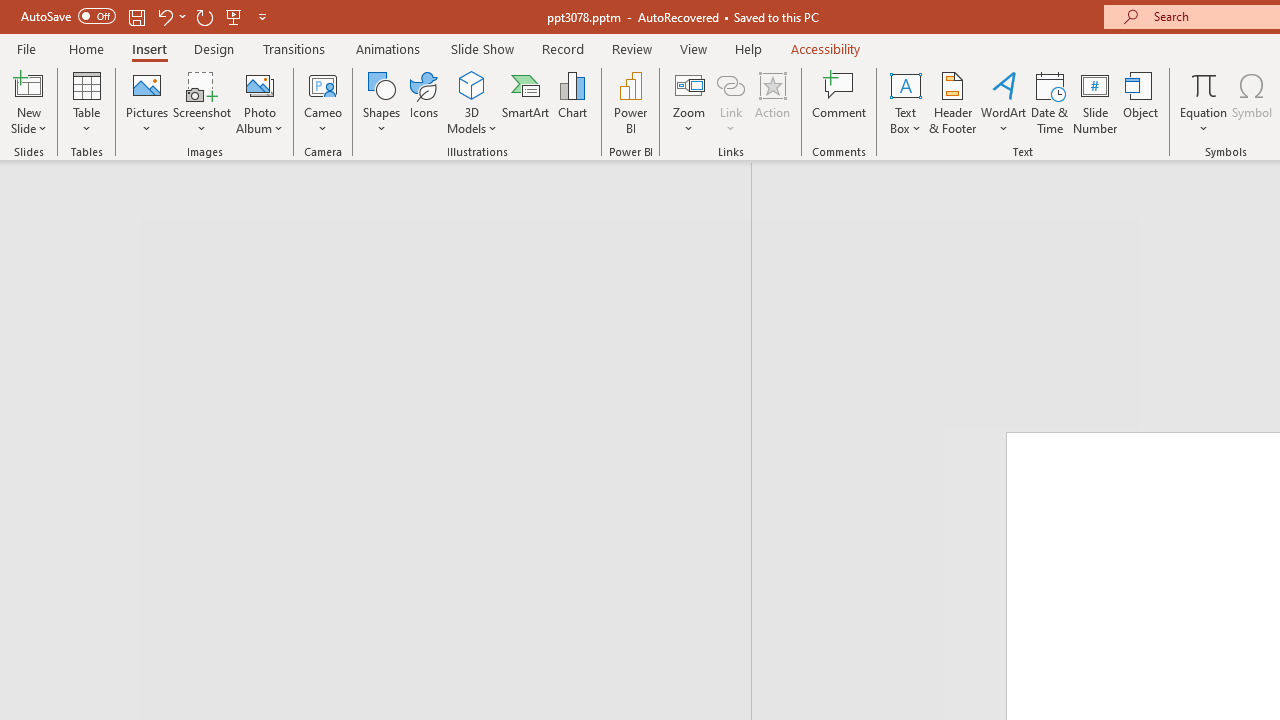 This screenshot has height=720, width=1280. Describe the element at coordinates (839, 103) in the screenshot. I see `'Comment'` at that location.